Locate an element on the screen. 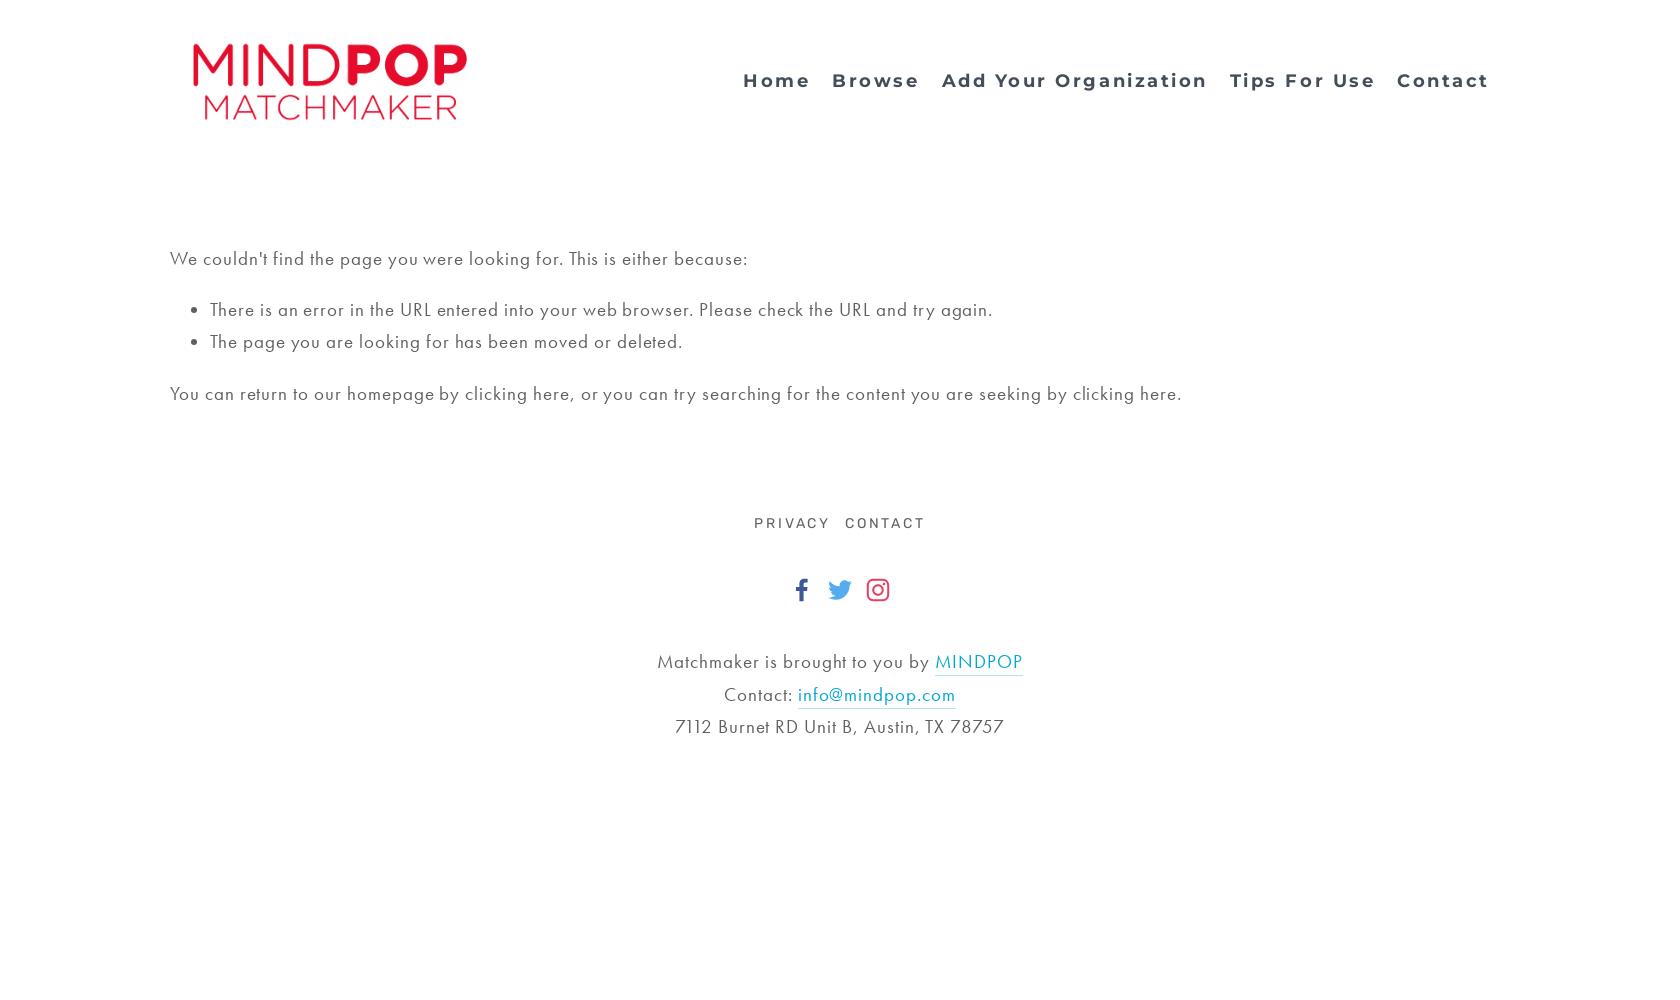  'MINDPOP' is located at coordinates (934, 661).